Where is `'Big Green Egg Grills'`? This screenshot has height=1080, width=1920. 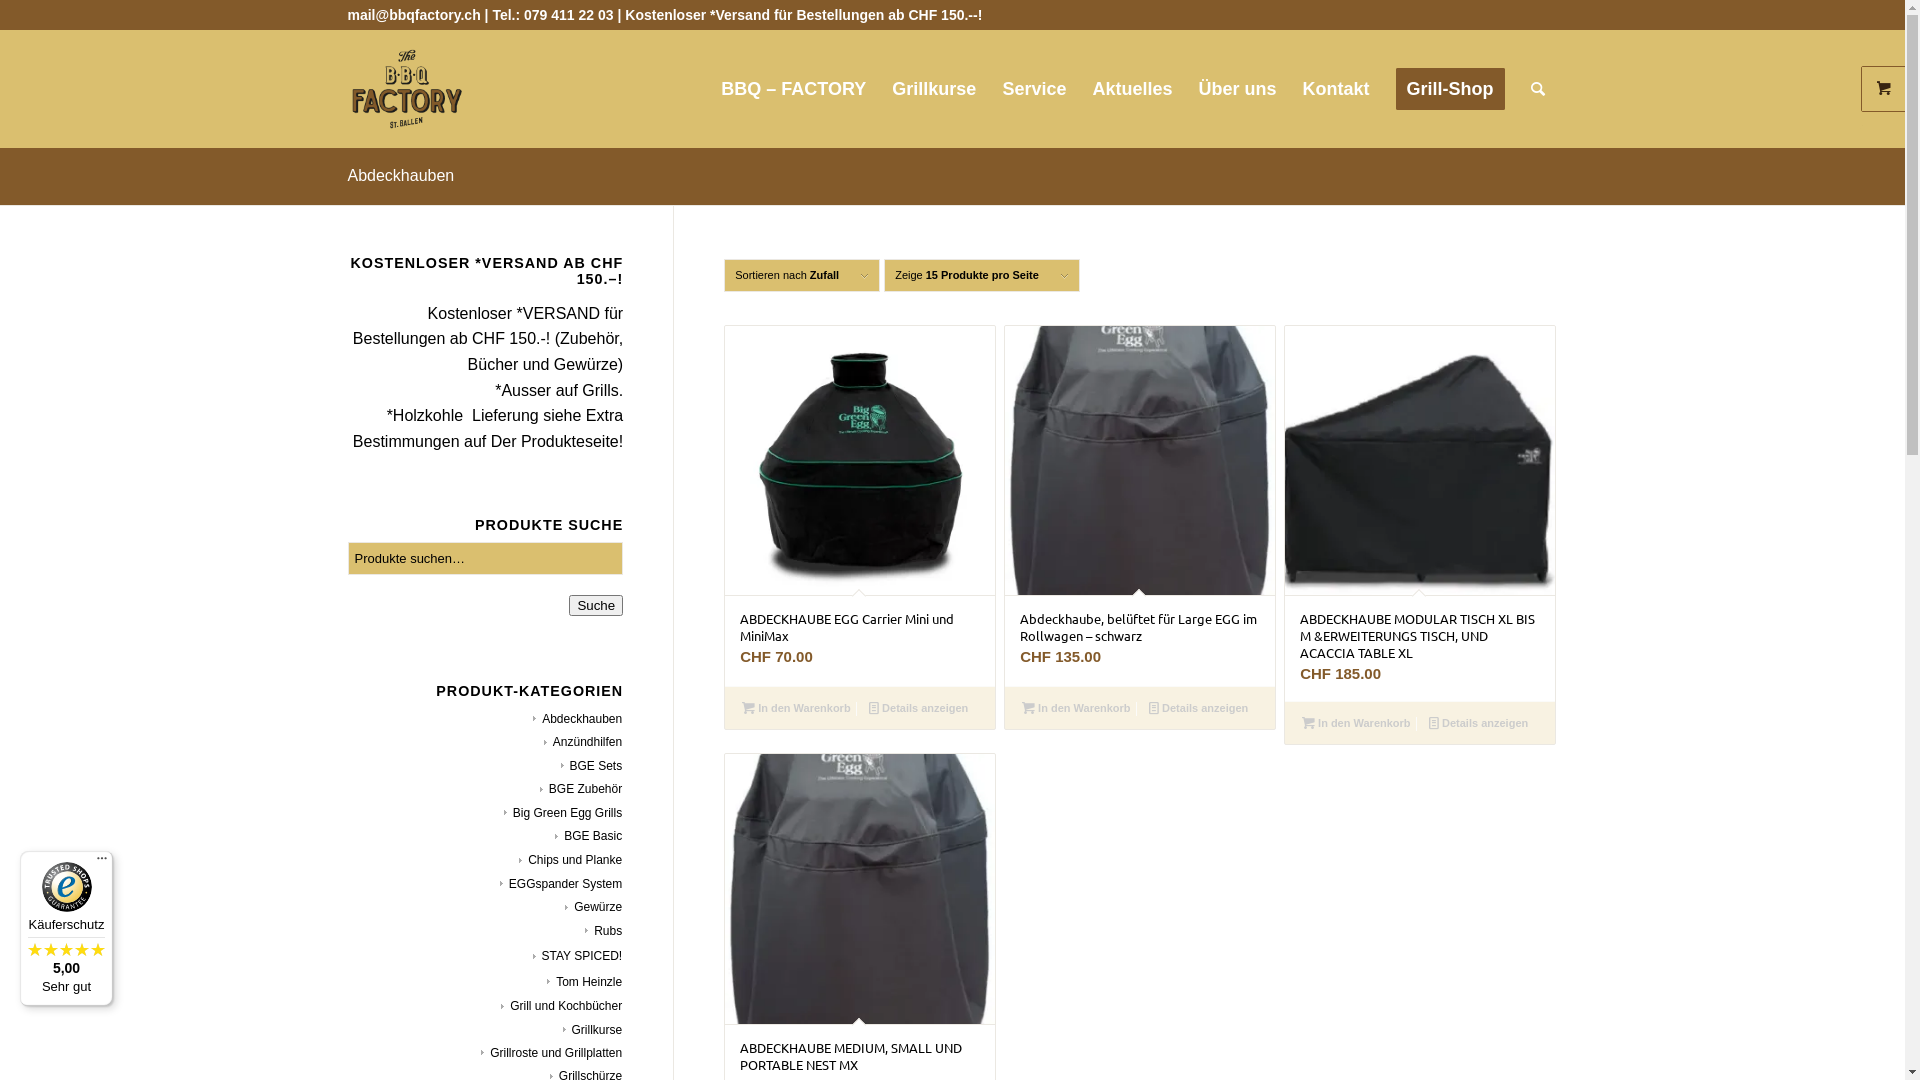
'Big Green Egg Grills' is located at coordinates (504, 813).